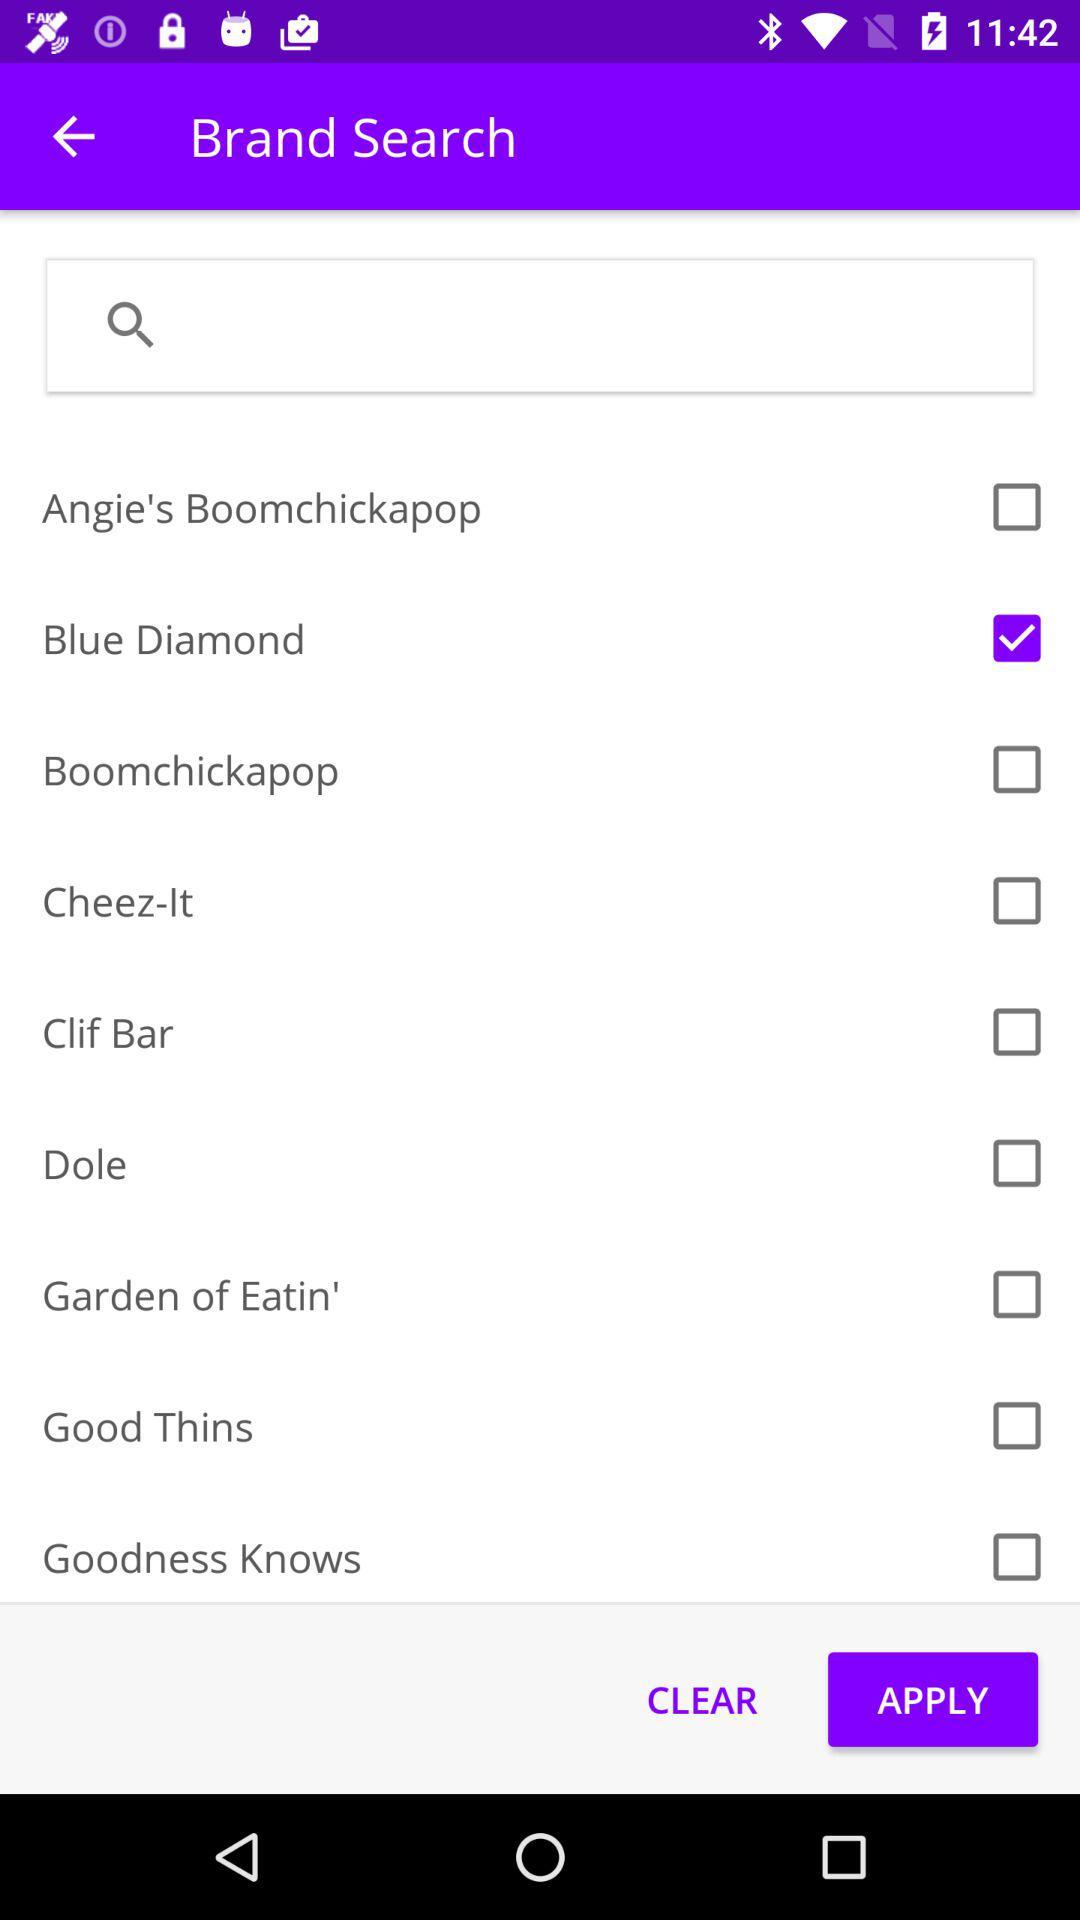 This screenshot has height=1920, width=1080. Describe the element at coordinates (507, 507) in the screenshot. I see `the angie's boomchickapop` at that location.